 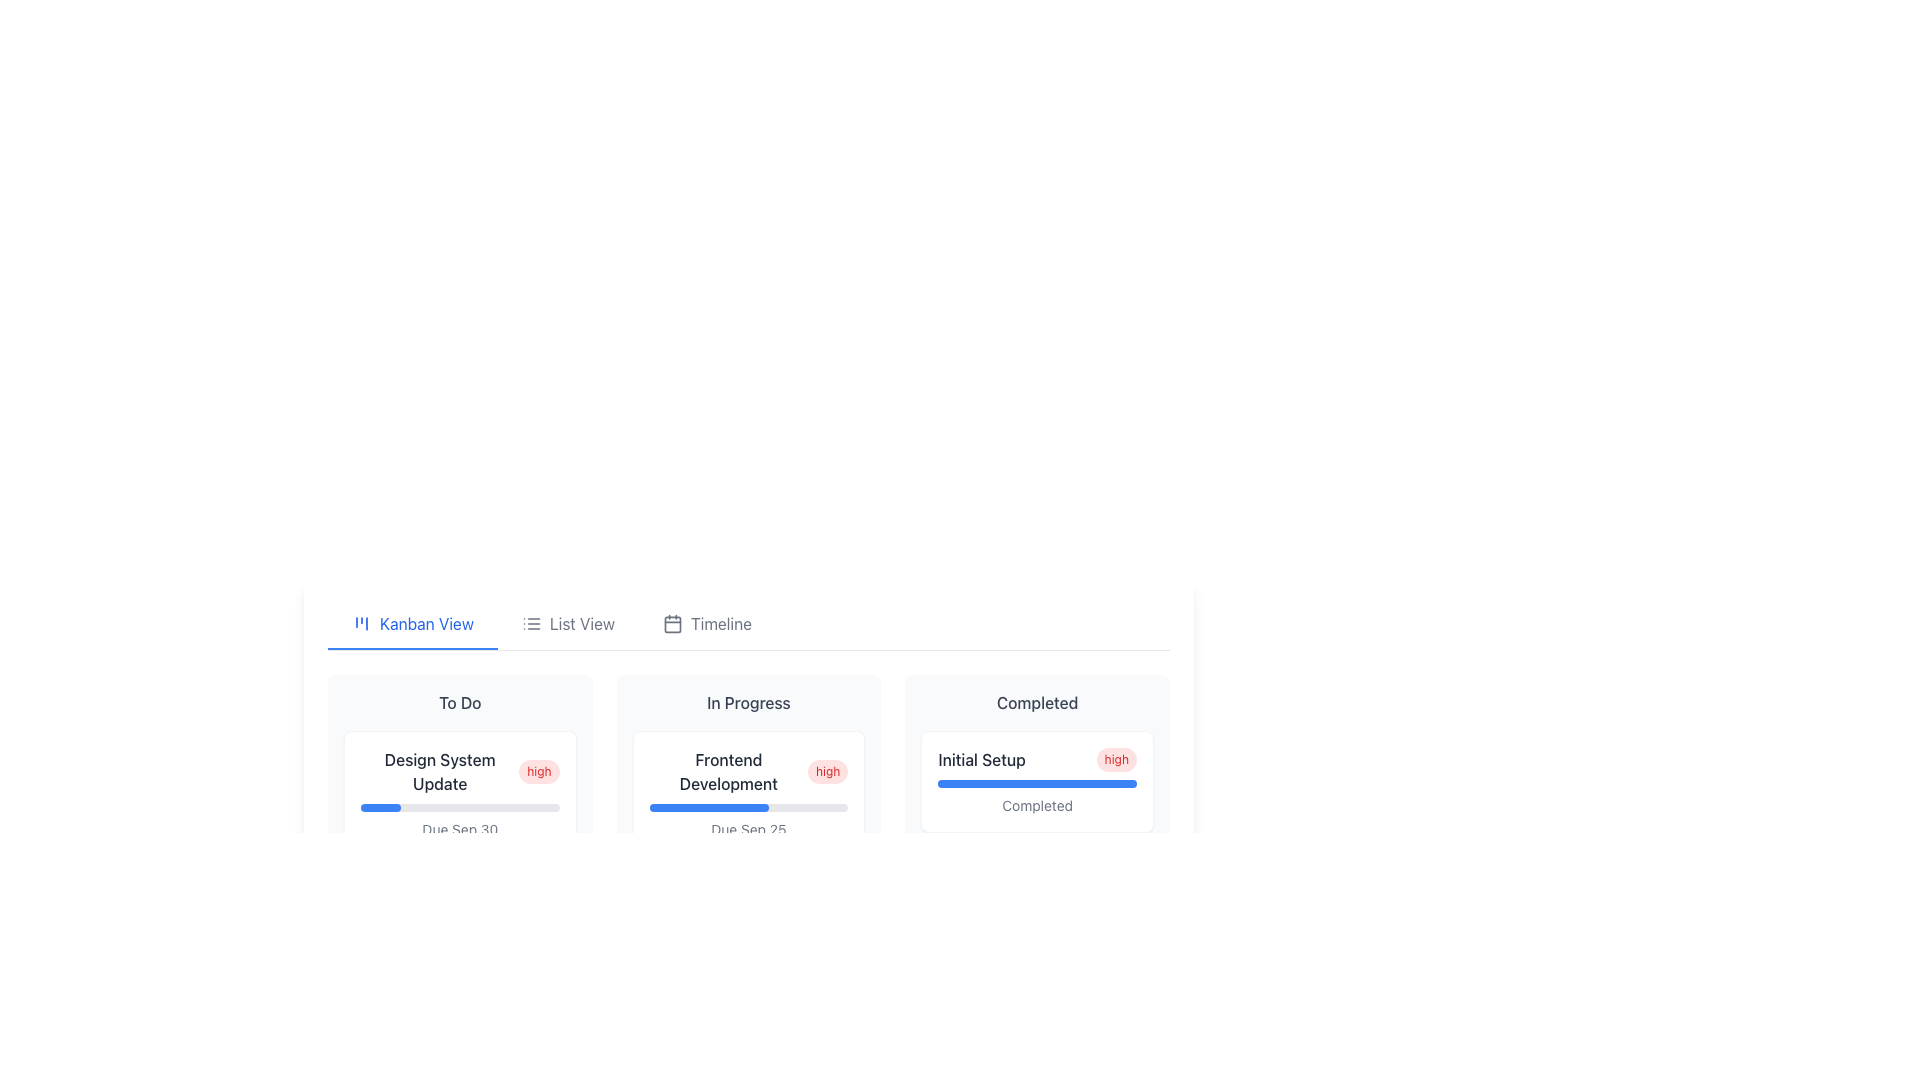 I want to click on the 'List View' button, which is the second tab in a row of three tabs, to change its color, so click(x=567, y=623).